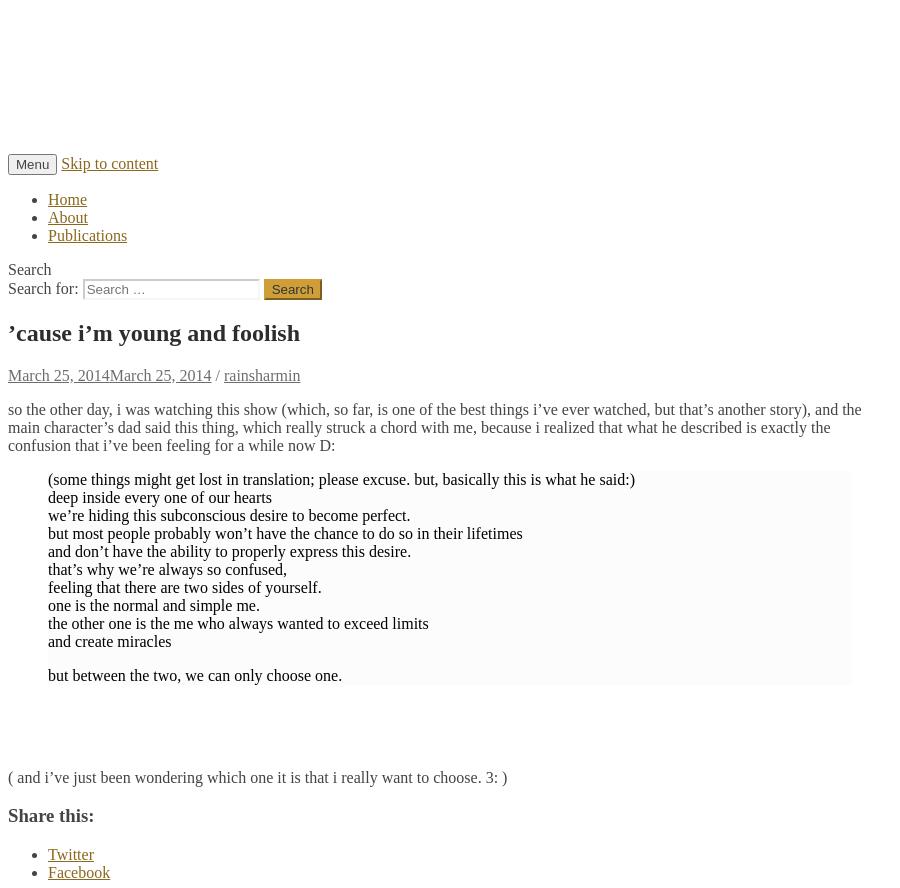 The height and width of the screenshot is (888, 900). I want to click on 'Search', so click(7, 268).